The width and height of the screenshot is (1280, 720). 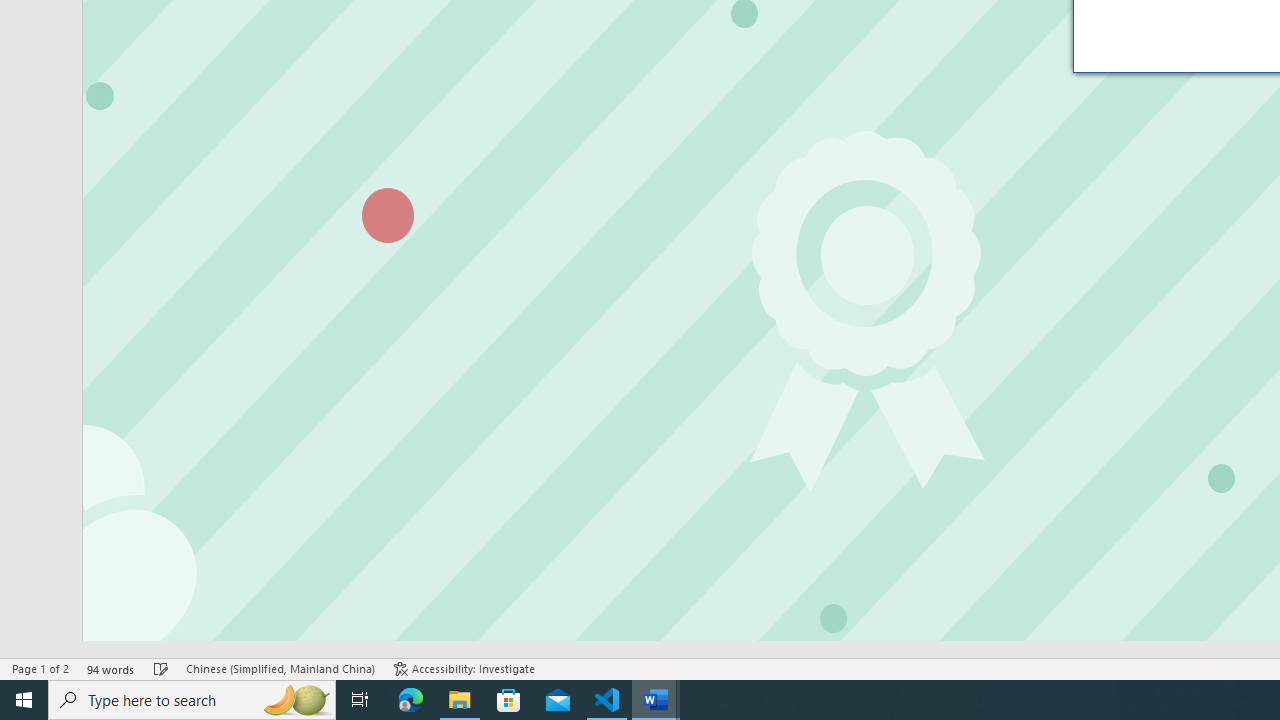 What do you see at coordinates (656, 698) in the screenshot?
I see `'Word - 2 running windows'` at bounding box center [656, 698].